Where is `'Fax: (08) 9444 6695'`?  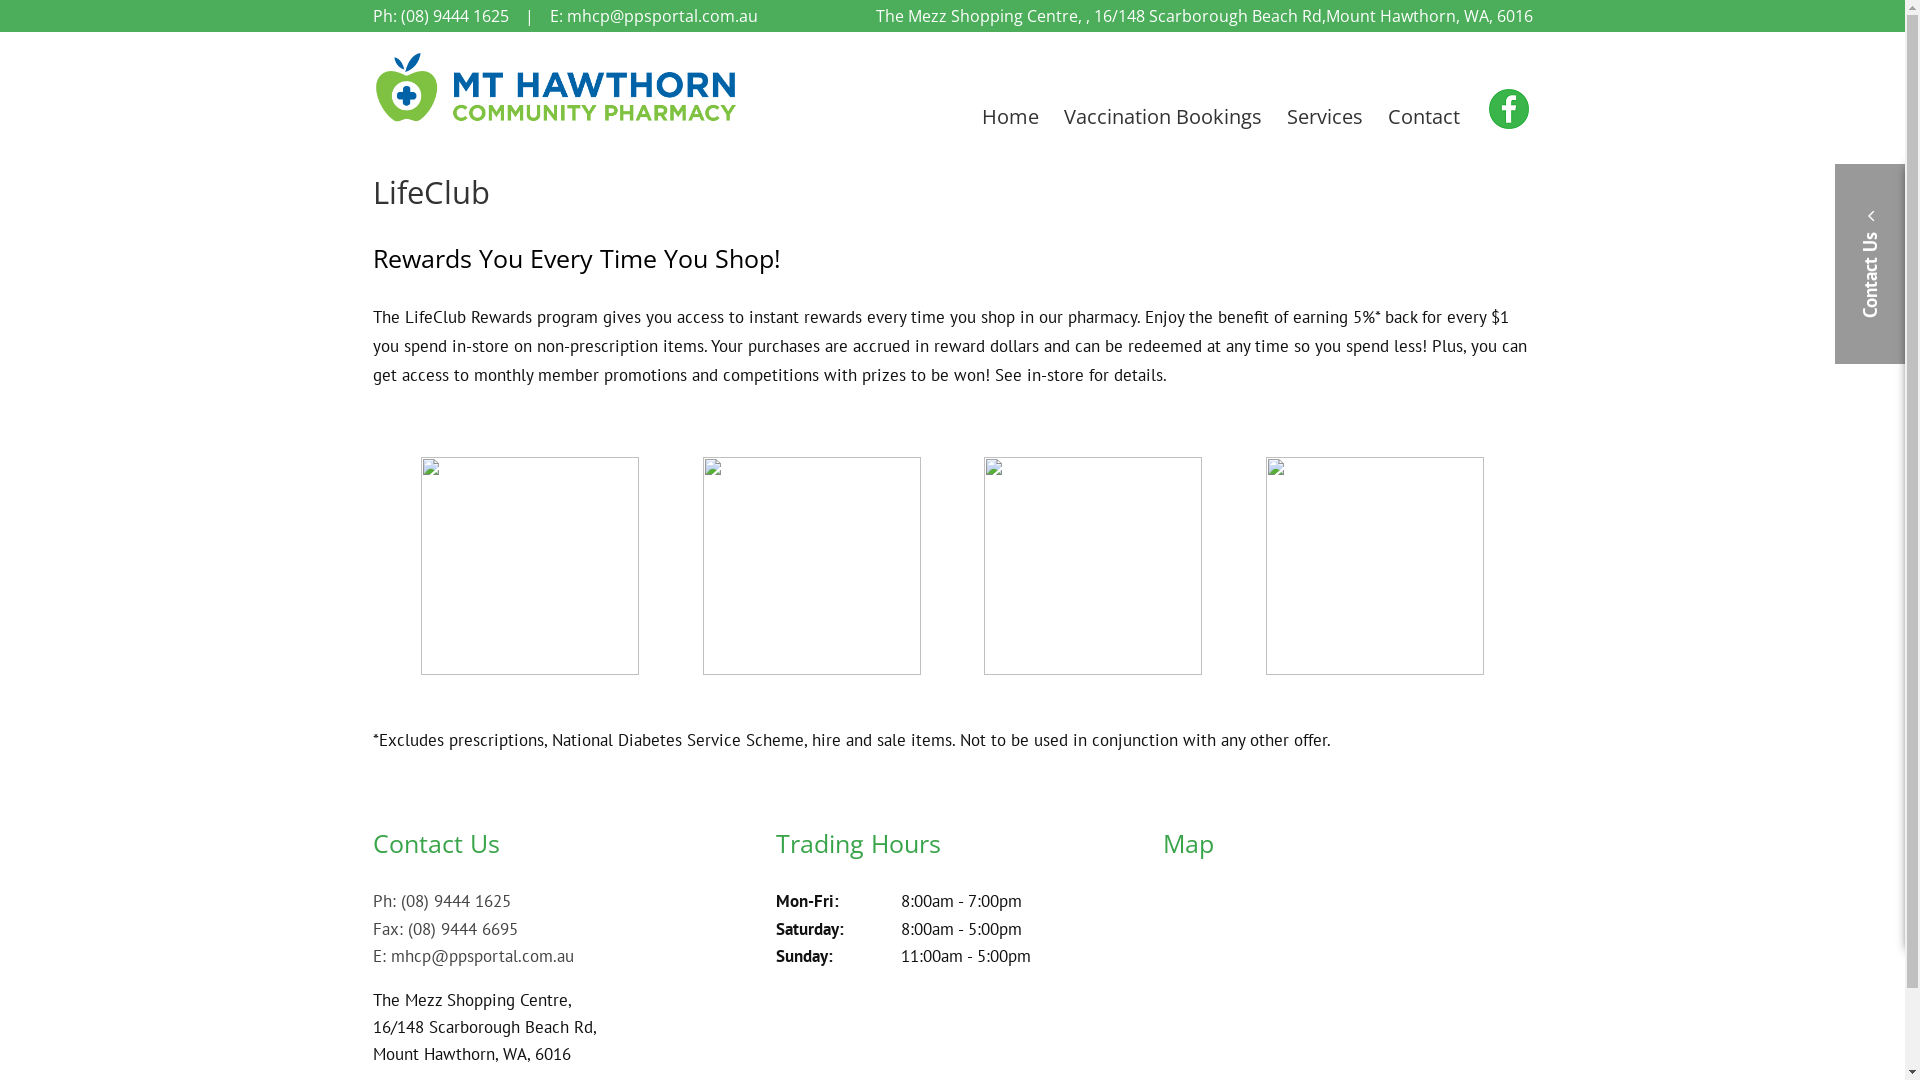
'Fax: (08) 9444 6695' is located at coordinates (443, 929).